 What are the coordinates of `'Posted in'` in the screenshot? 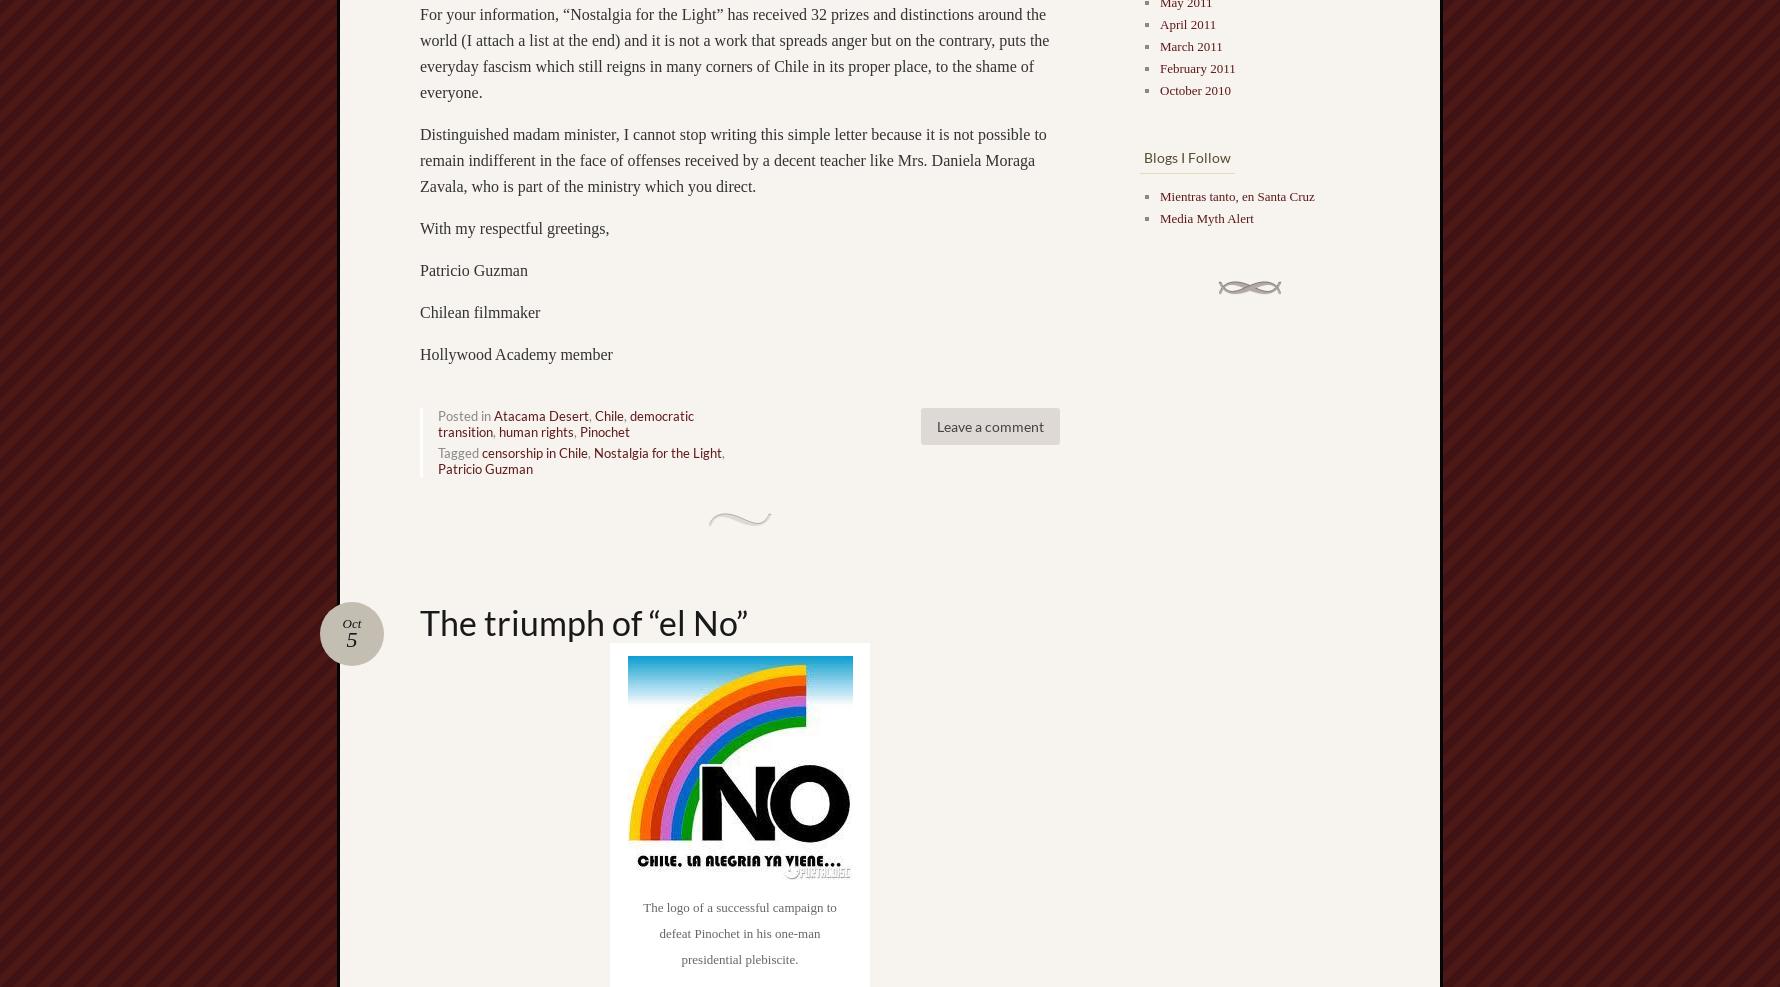 It's located at (437, 415).